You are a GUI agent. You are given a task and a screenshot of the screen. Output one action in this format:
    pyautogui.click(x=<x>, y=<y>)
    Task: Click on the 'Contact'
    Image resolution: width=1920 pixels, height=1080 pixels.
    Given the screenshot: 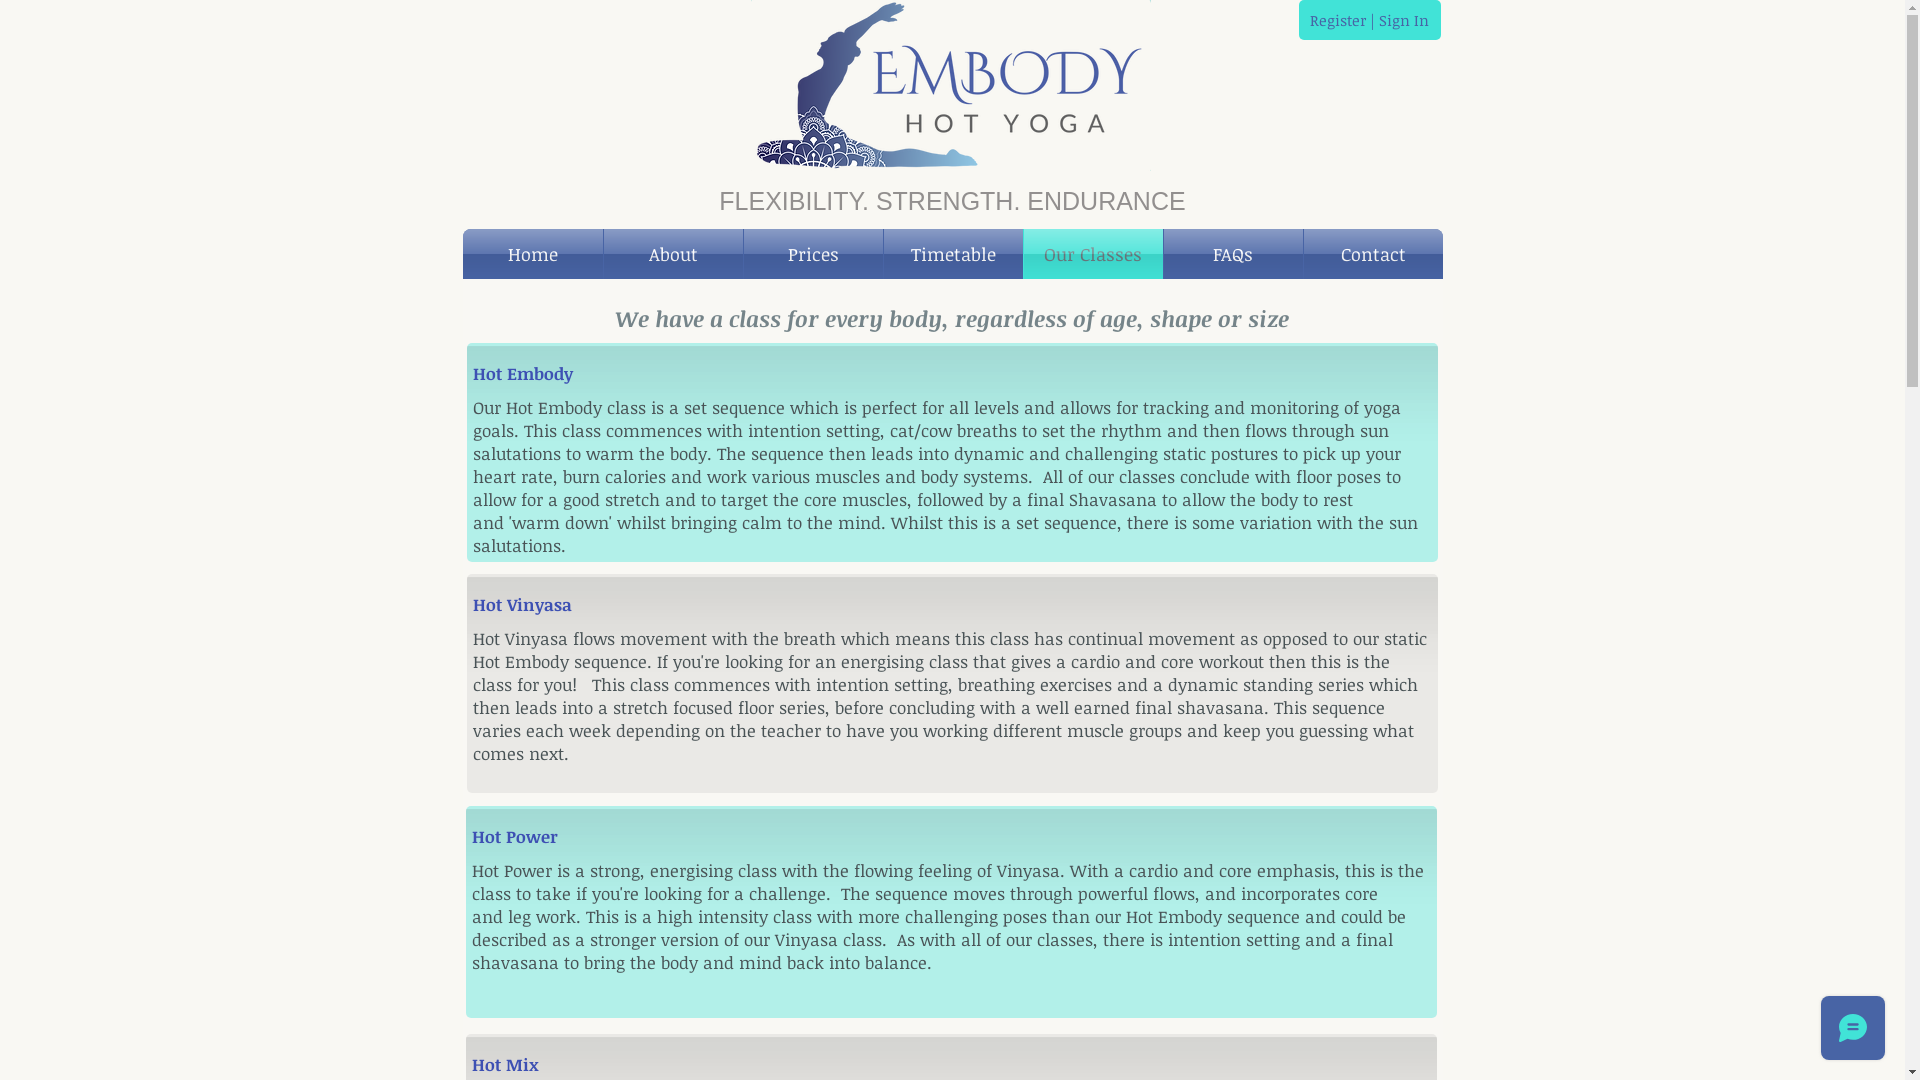 What is the action you would take?
    pyautogui.click(x=1372, y=253)
    